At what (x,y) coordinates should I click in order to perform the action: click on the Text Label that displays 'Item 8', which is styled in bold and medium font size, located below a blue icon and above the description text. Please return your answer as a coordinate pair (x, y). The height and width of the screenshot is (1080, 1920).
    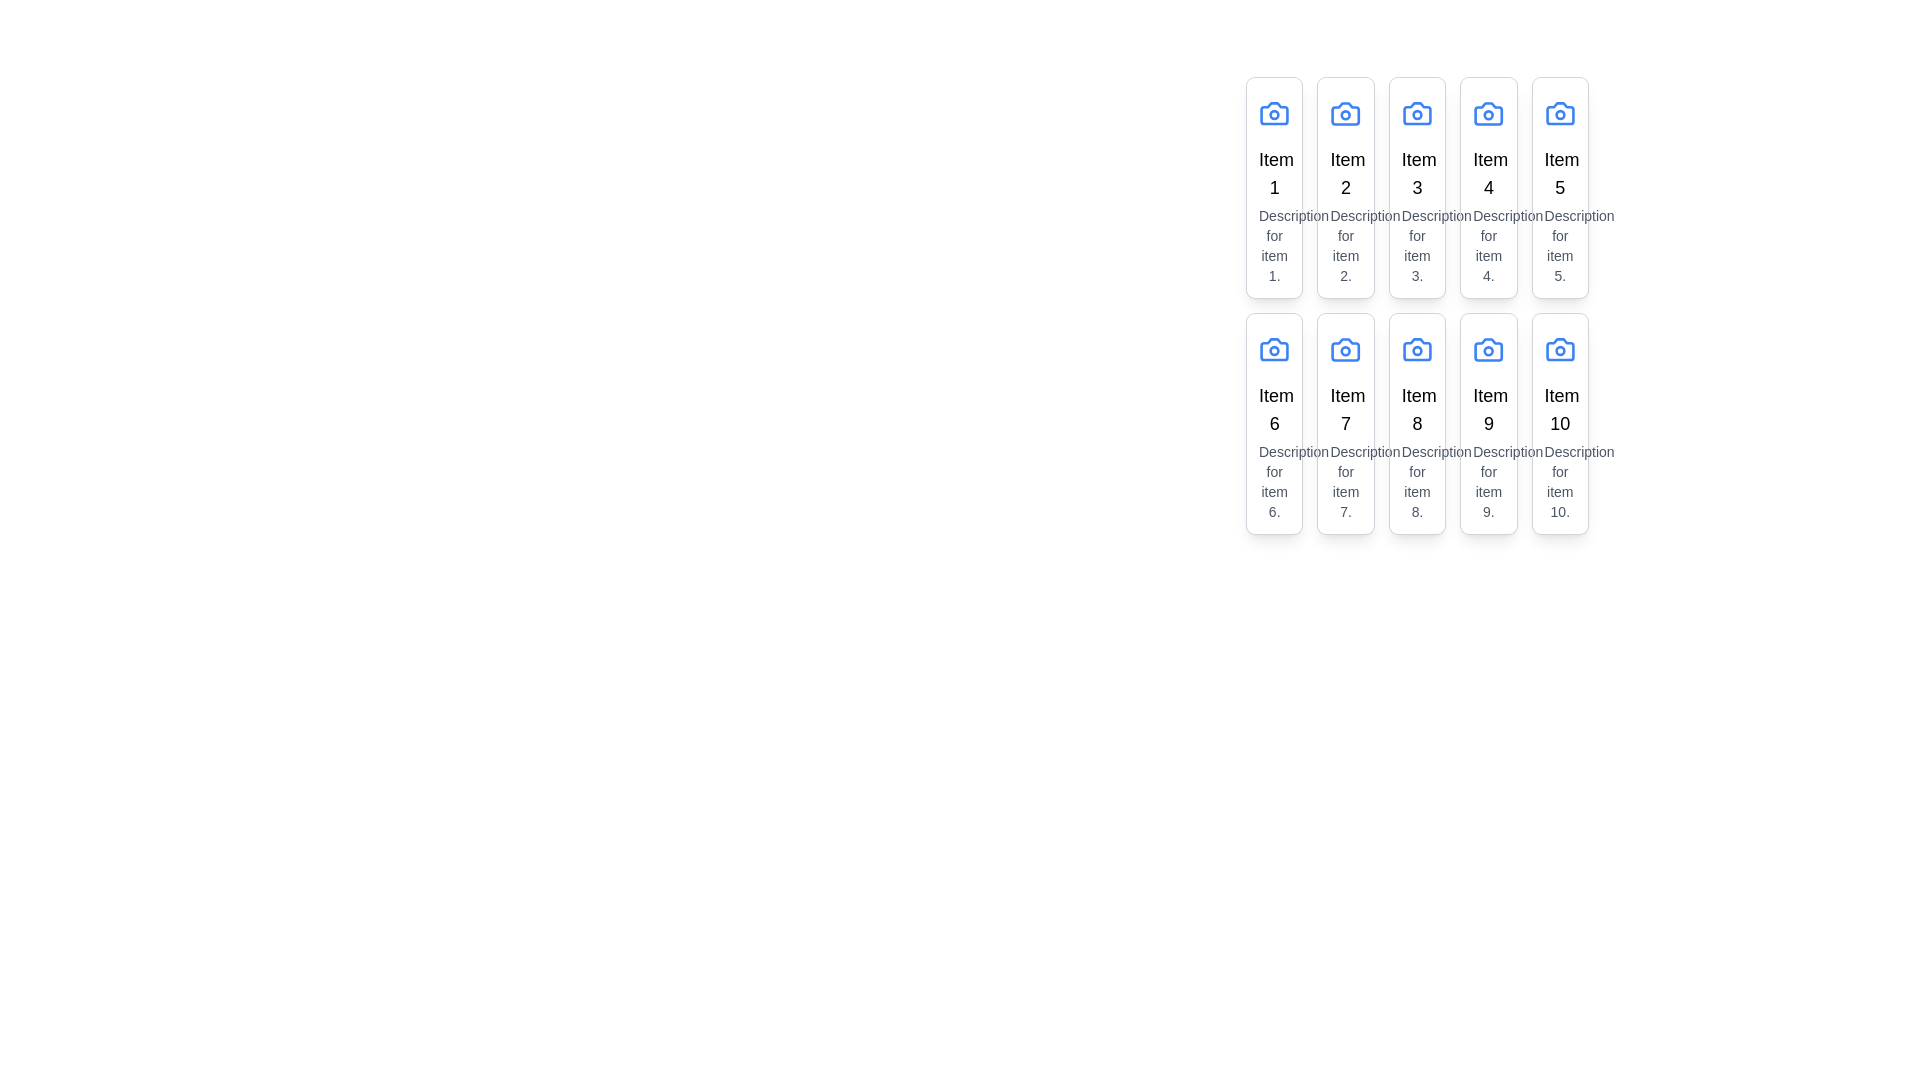
    Looking at the image, I should click on (1416, 408).